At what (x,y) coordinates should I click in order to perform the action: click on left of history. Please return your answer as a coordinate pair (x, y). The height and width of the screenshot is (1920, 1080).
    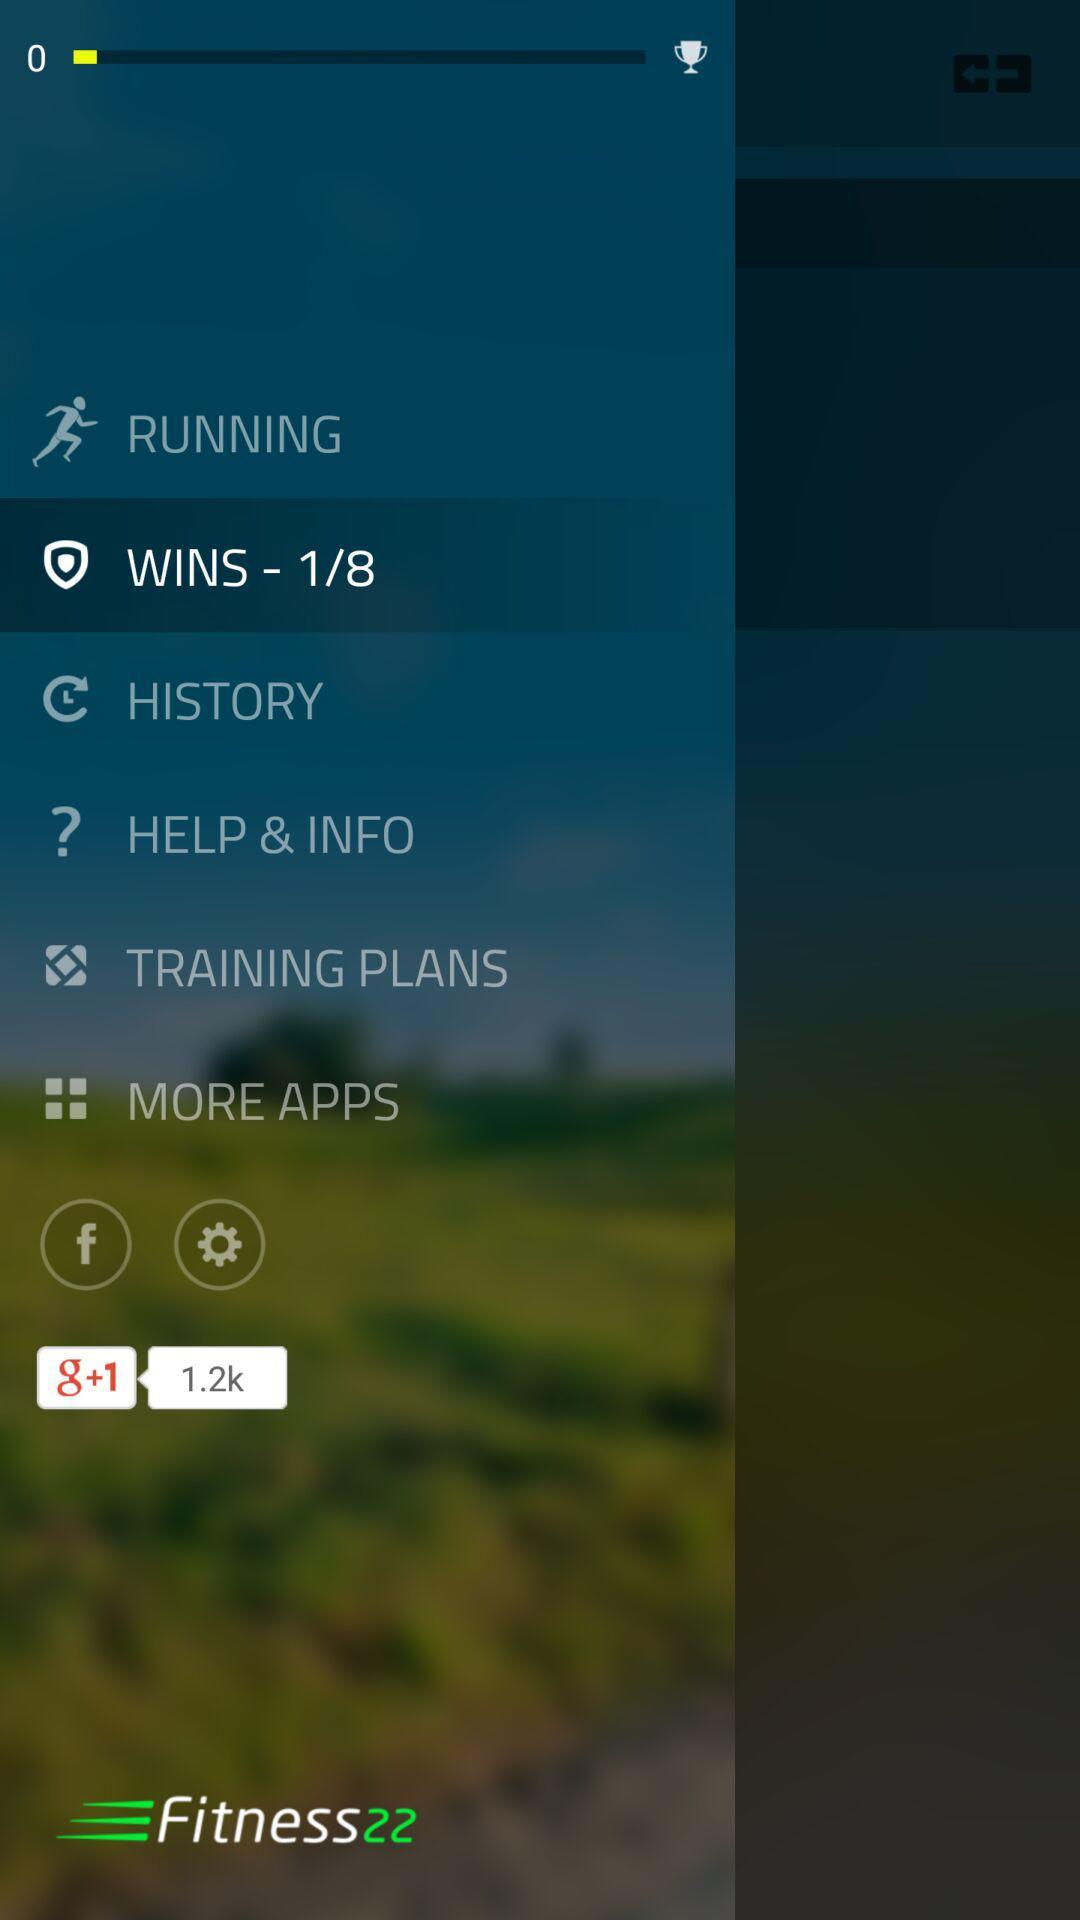
    Looking at the image, I should click on (64, 698).